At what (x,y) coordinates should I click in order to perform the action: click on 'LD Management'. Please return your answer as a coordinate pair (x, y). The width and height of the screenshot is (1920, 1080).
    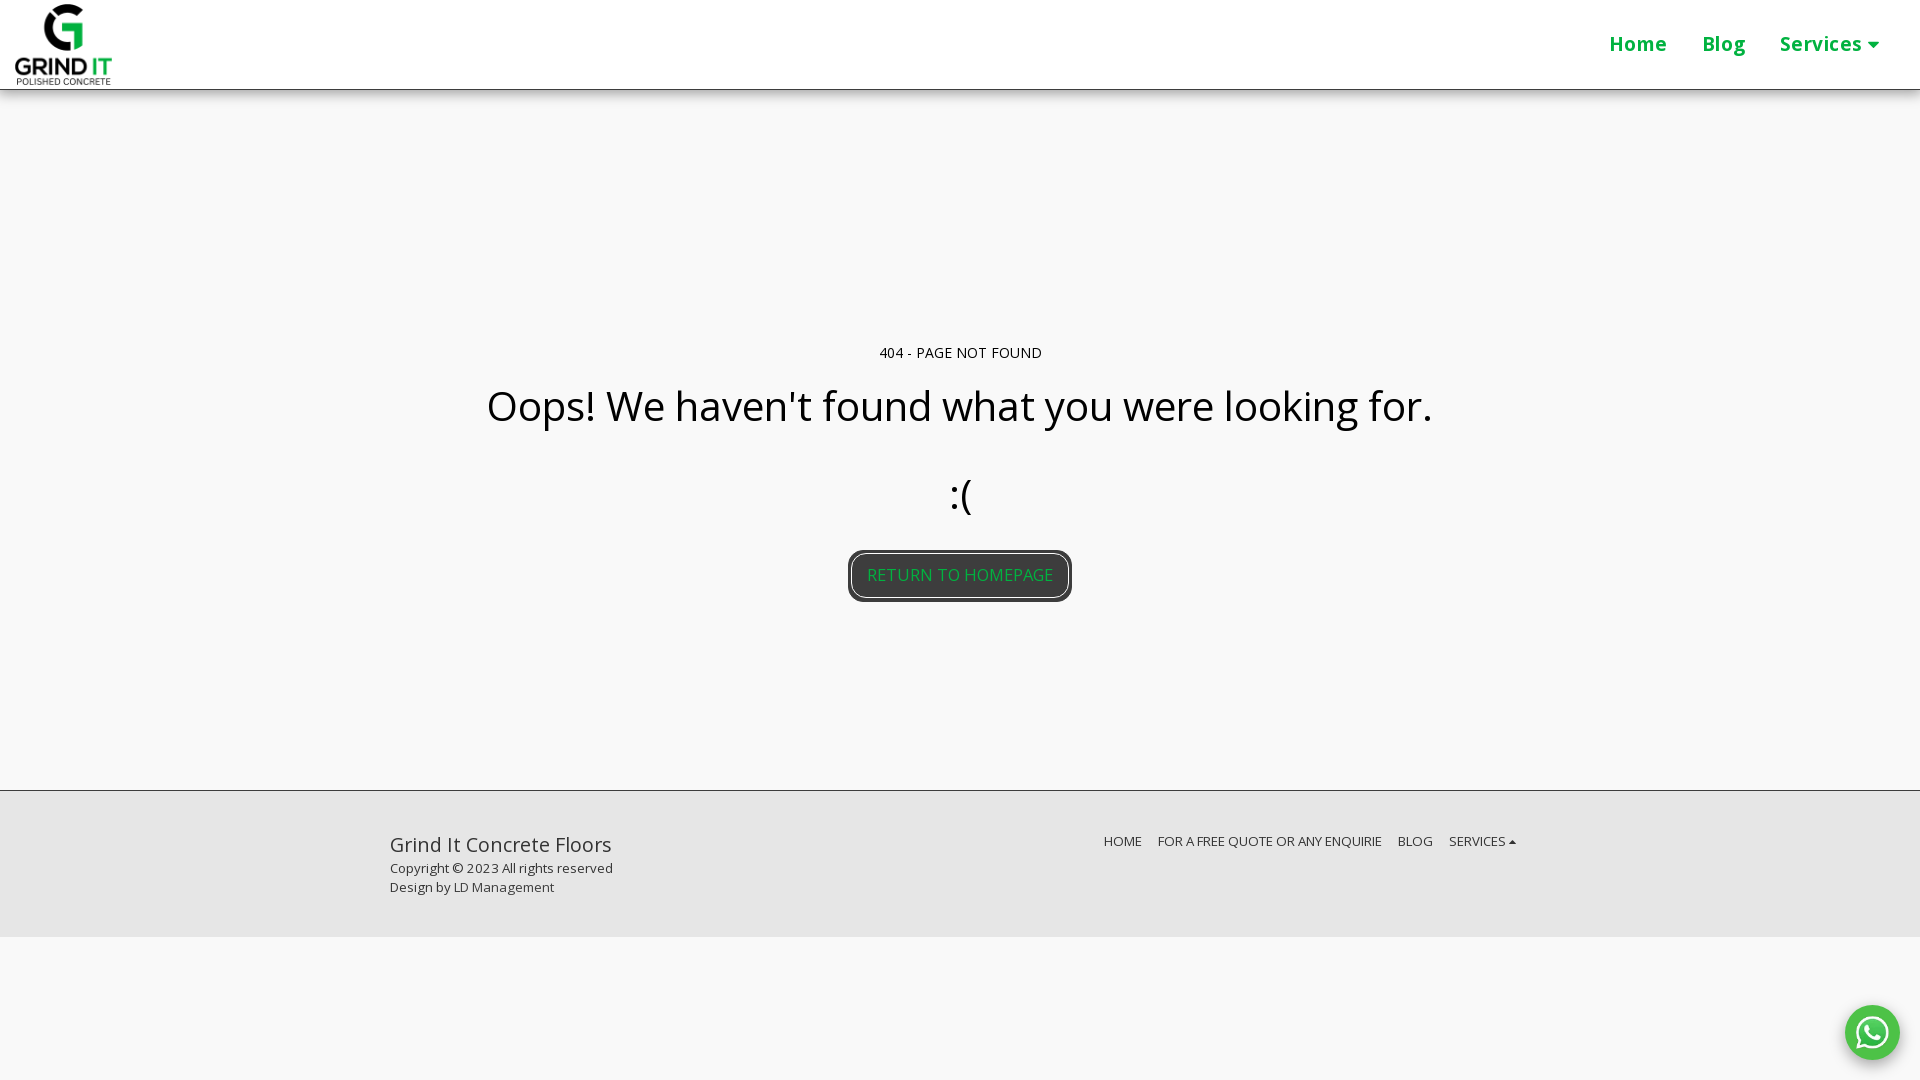
    Looking at the image, I should click on (504, 886).